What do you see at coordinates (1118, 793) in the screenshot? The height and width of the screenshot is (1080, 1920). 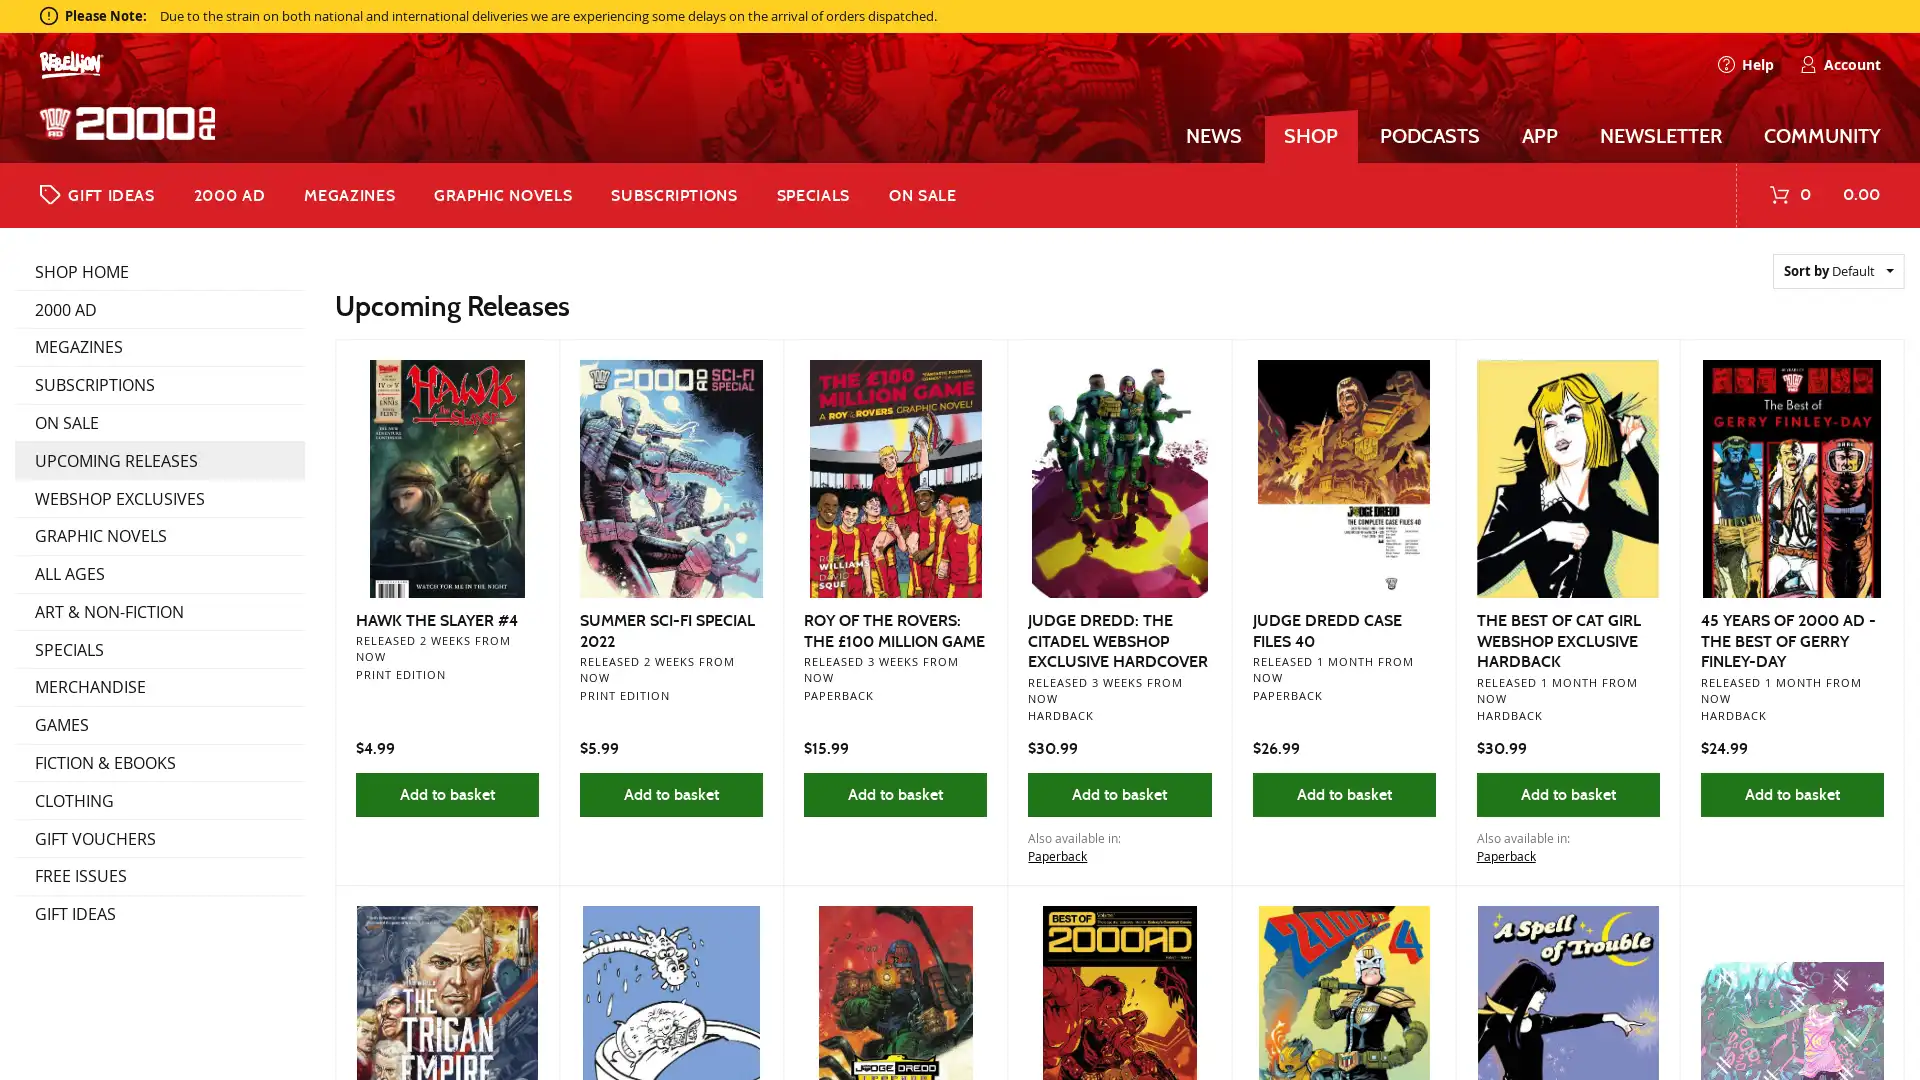 I see `Add to basket` at bounding box center [1118, 793].